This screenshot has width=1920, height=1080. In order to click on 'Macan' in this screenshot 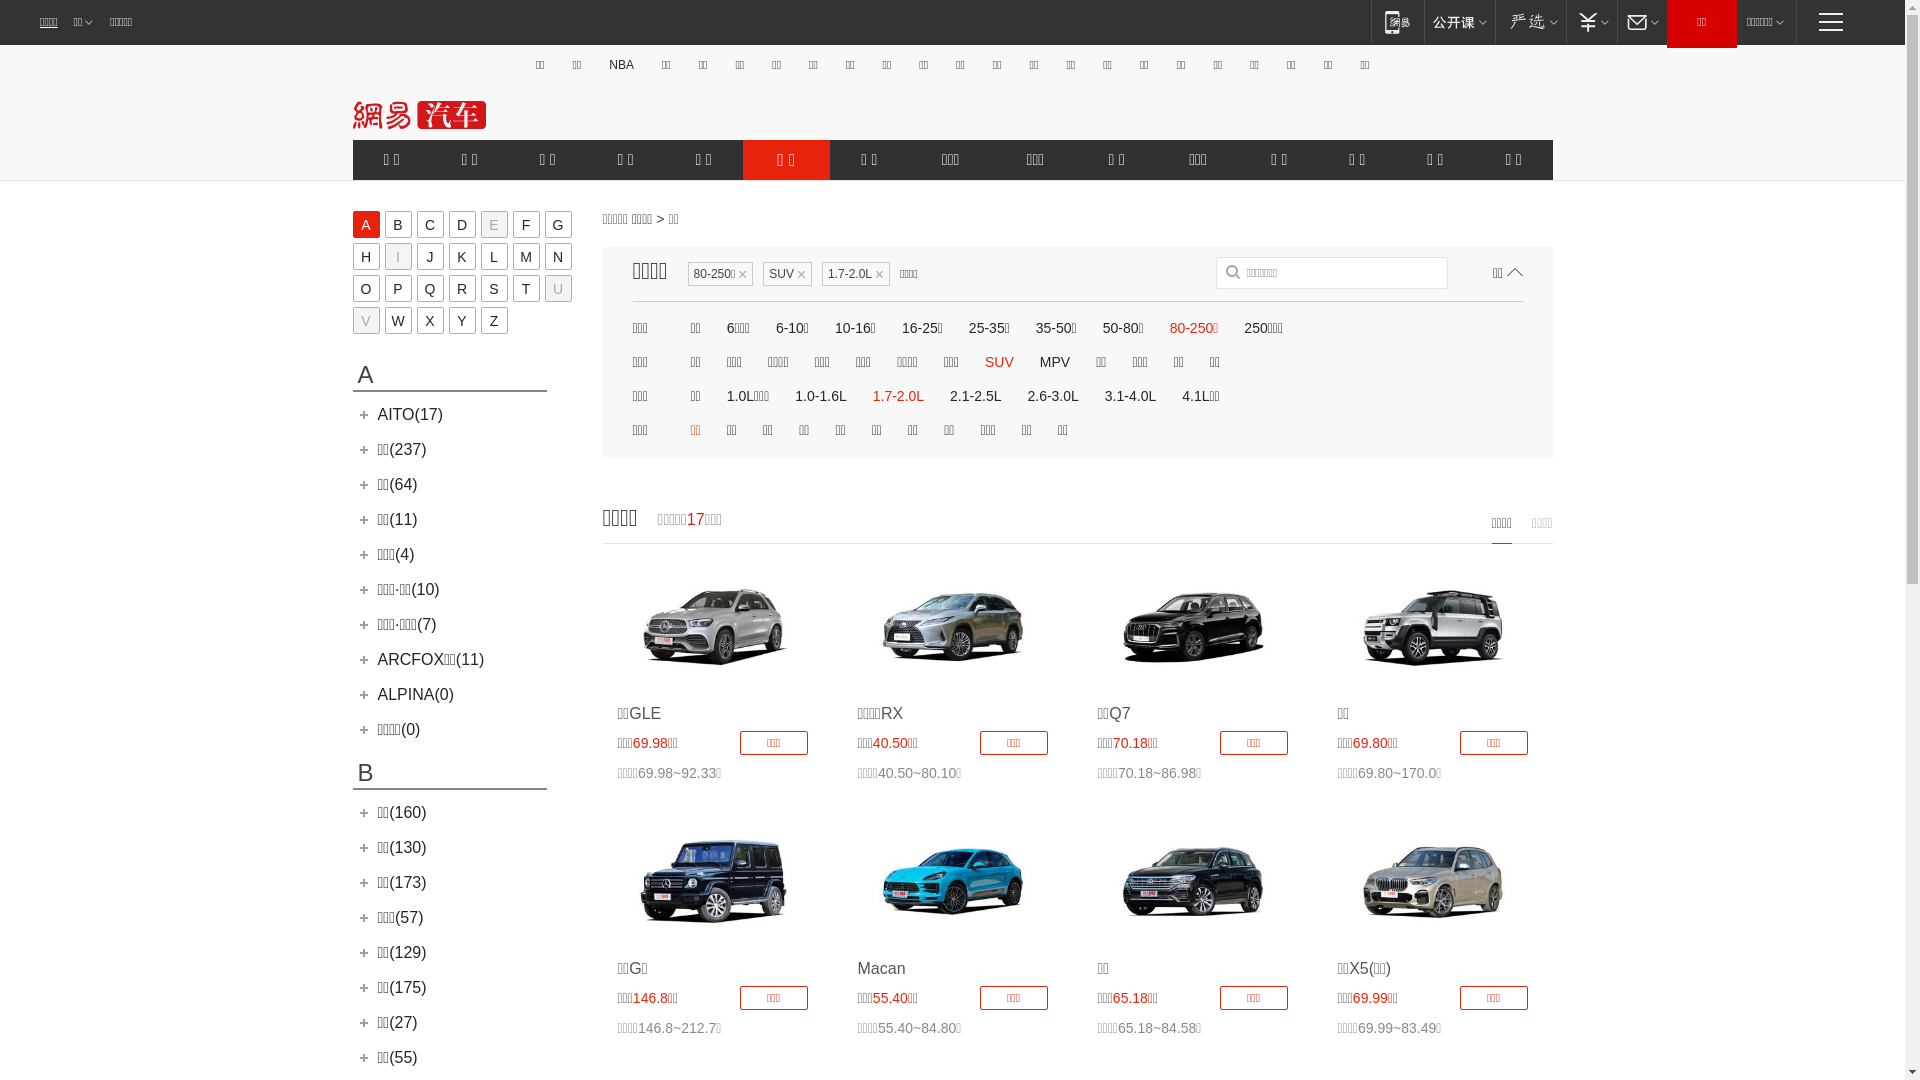, I will do `click(952, 880)`.